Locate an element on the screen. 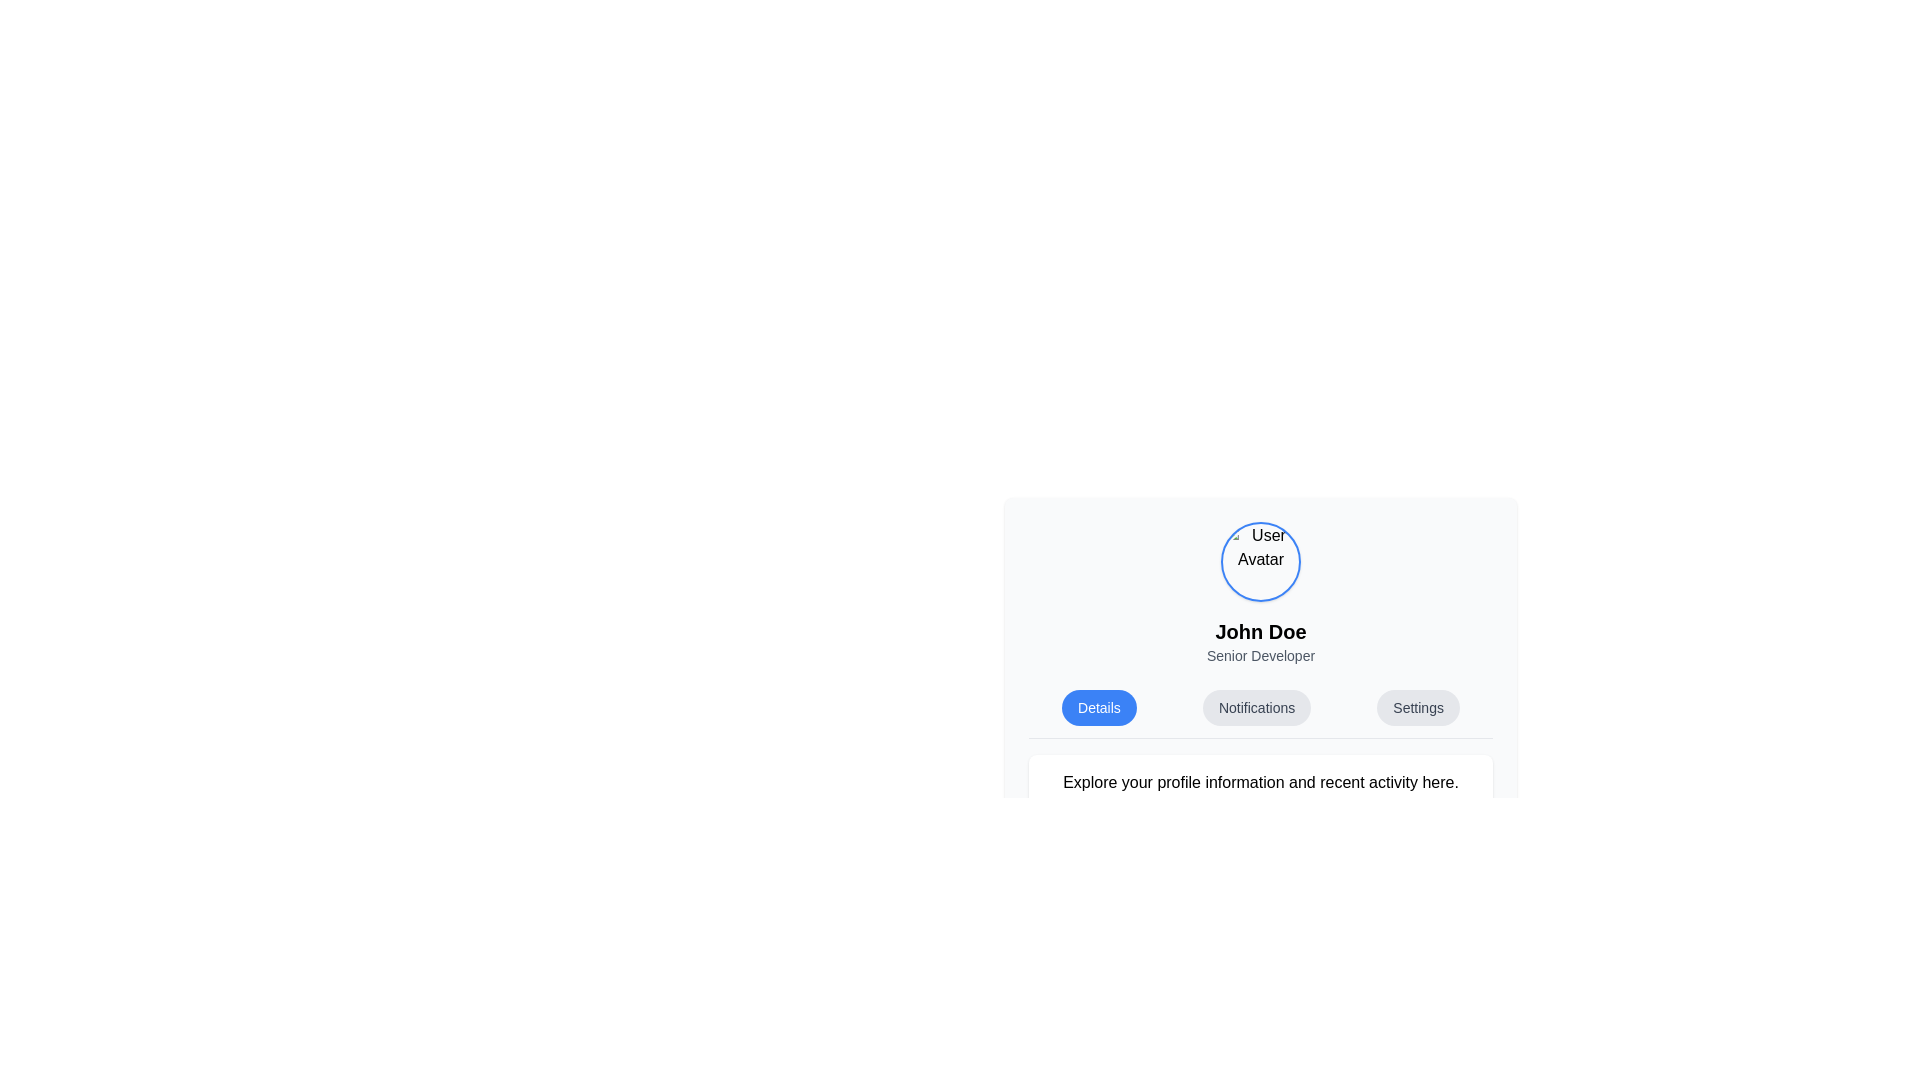 This screenshot has height=1080, width=1920. the avatar in the Profile Header, which features a circular image above the name 'John Doe' and the role title 'Senior Developer' is located at coordinates (1260, 593).